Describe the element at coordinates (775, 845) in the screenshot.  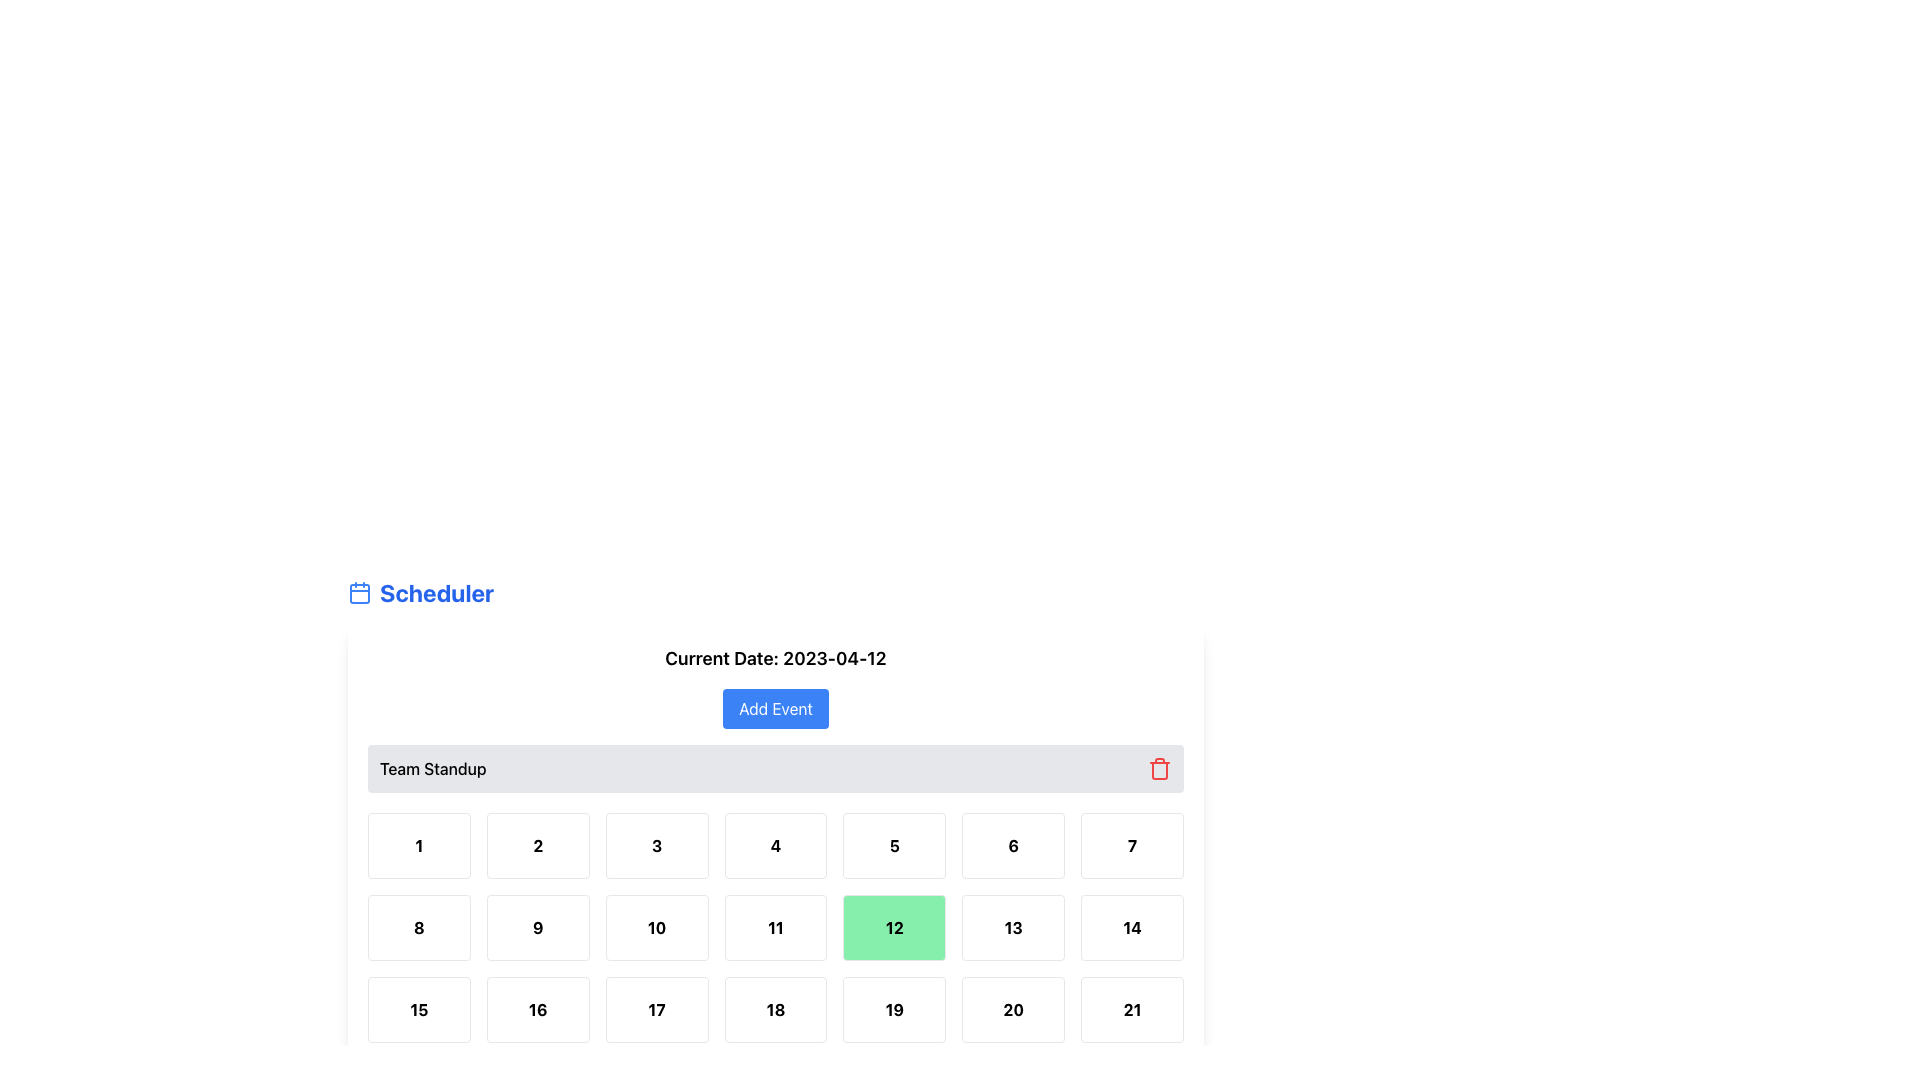
I see `the calendar cell labeled with the bold number '4', which is the fourth square in the top row under the 'Team Standup' header` at that location.